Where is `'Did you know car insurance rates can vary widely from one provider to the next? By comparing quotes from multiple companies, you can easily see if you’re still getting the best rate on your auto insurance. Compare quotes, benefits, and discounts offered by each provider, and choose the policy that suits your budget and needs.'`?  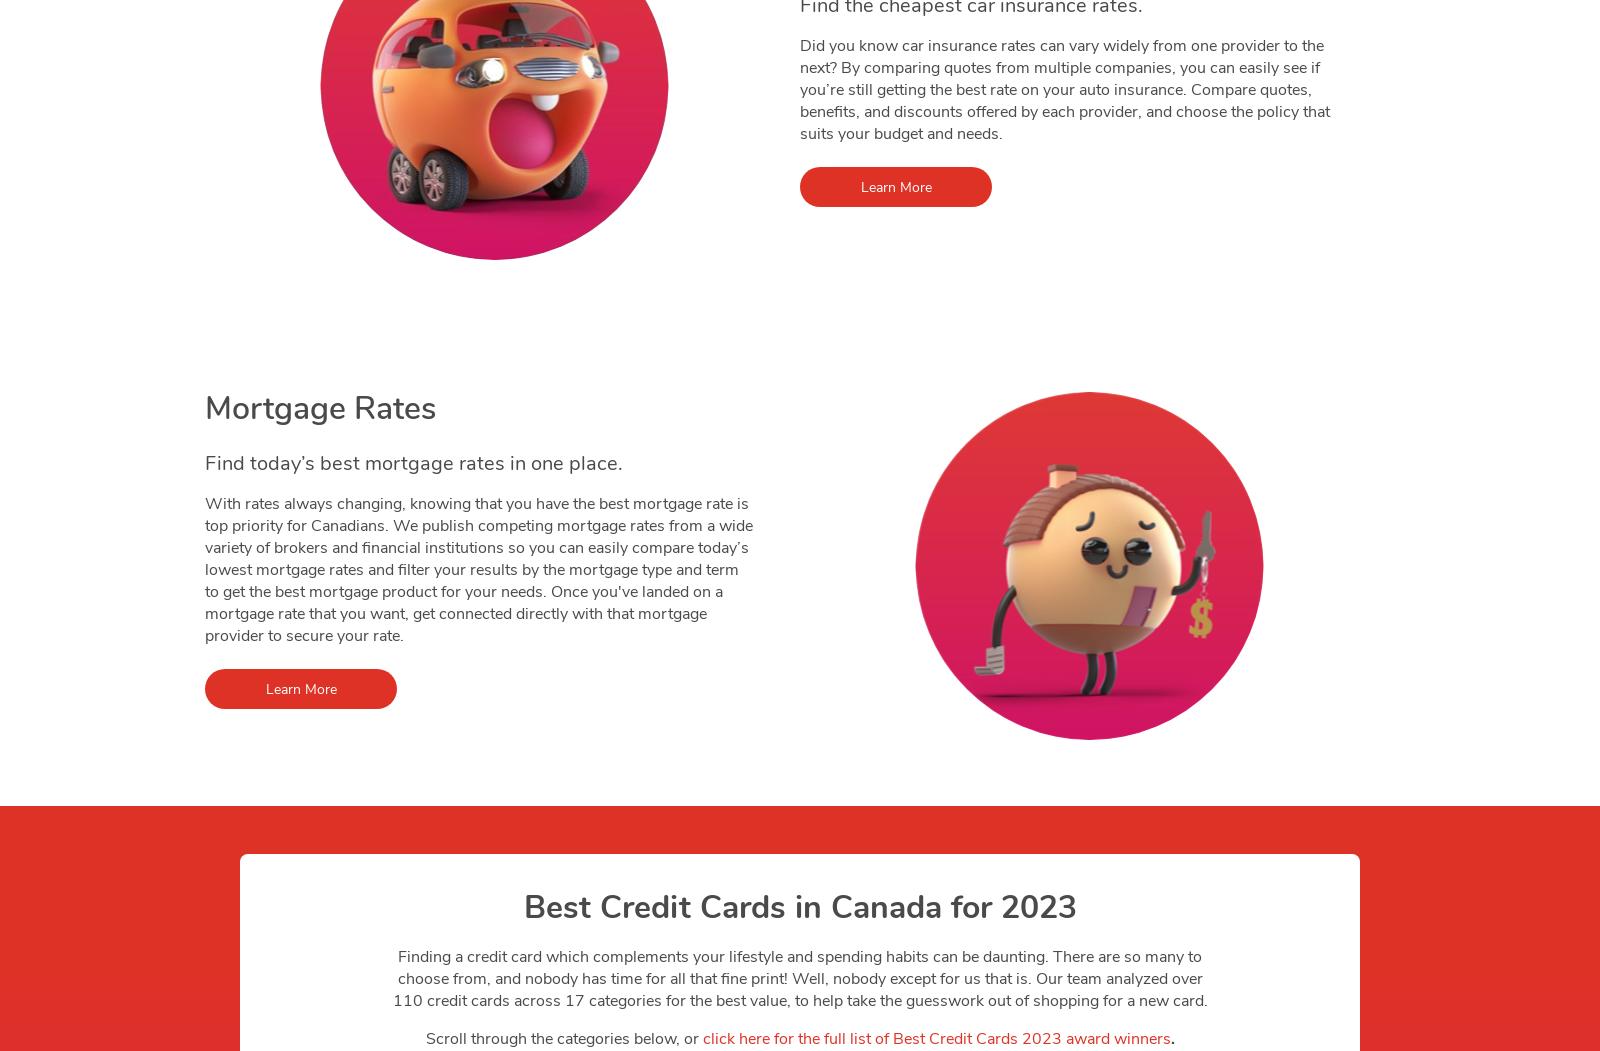
'Did you know car insurance rates can vary widely from one provider to the next? By comparing quotes from multiple companies, you can easily see if you’re still getting the best rate on your auto insurance. Compare quotes, benefits, and discounts offered by each provider, and choose the policy that suits your budget and needs.' is located at coordinates (1064, 89).